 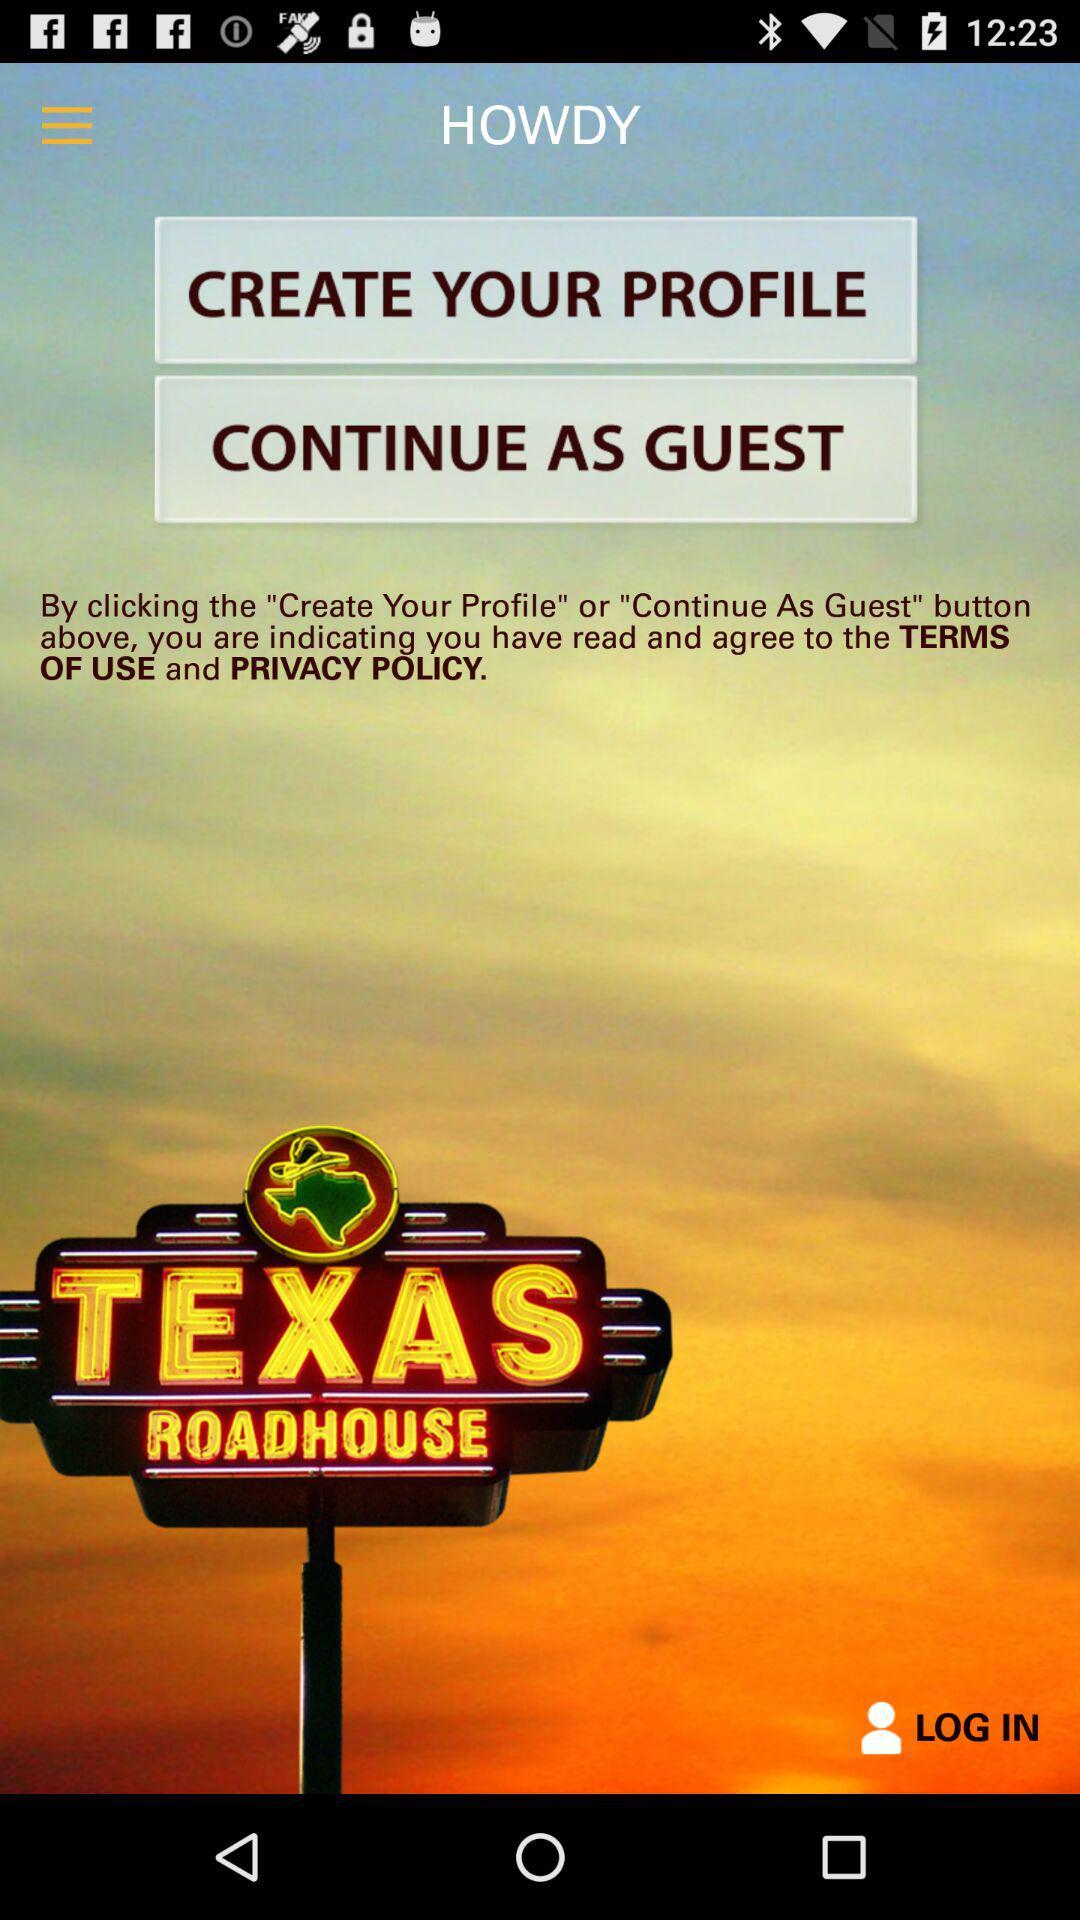 What do you see at coordinates (540, 293) in the screenshot?
I see `create your profile` at bounding box center [540, 293].